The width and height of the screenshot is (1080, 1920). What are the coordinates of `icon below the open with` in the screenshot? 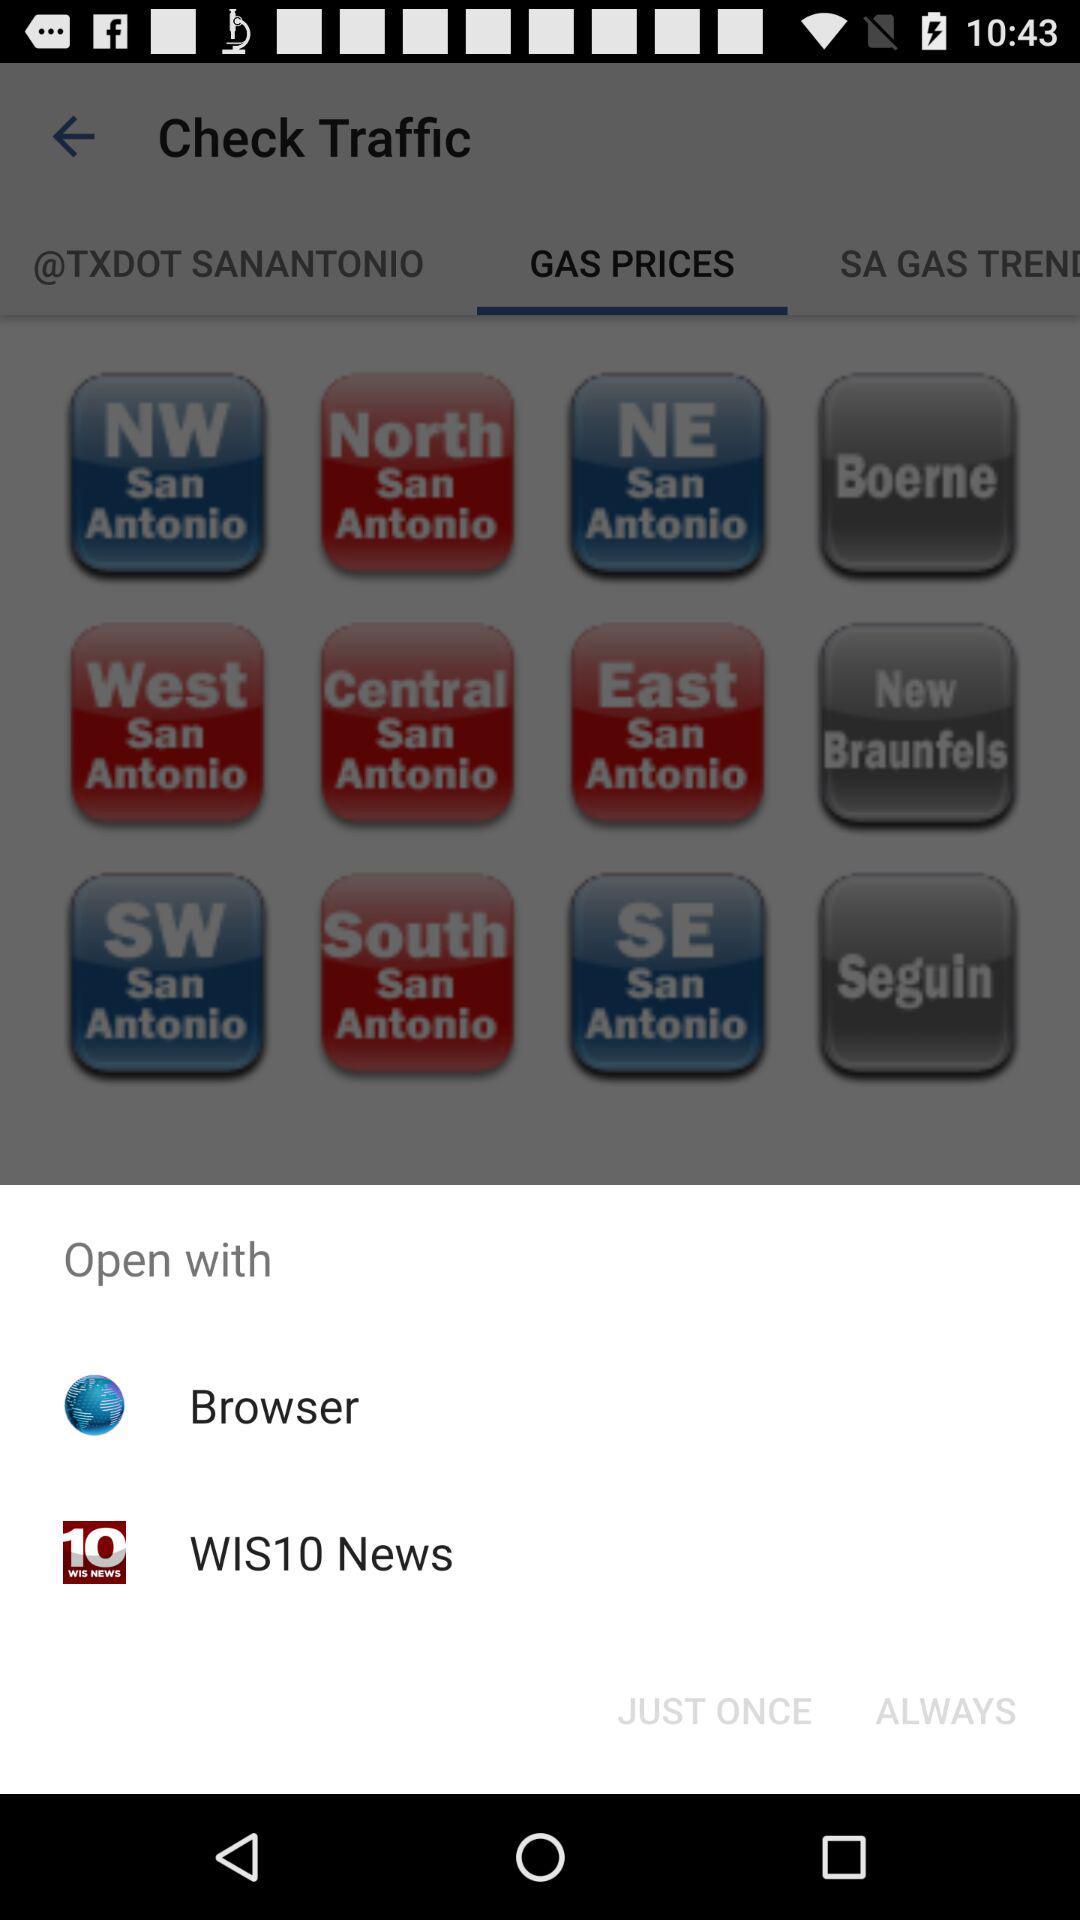 It's located at (713, 1708).